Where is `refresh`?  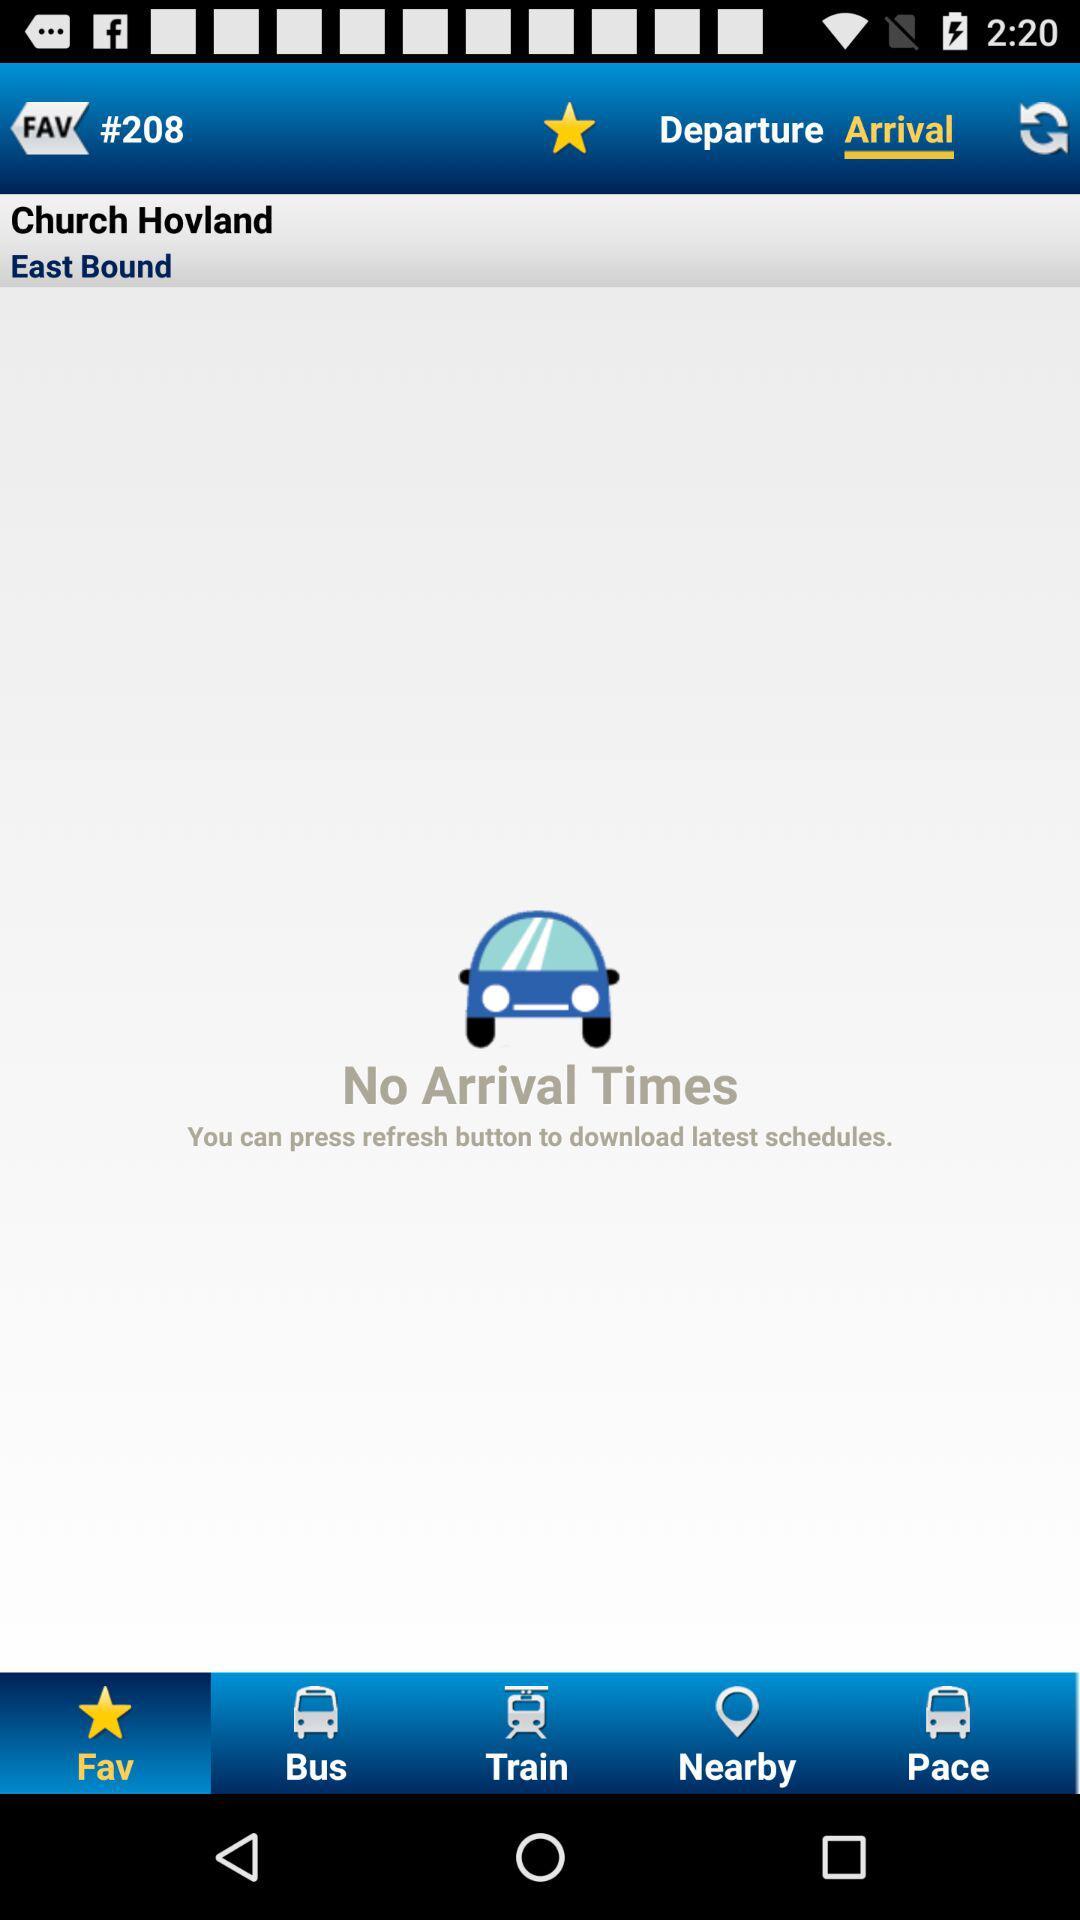
refresh is located at coordinates (1042, 127).